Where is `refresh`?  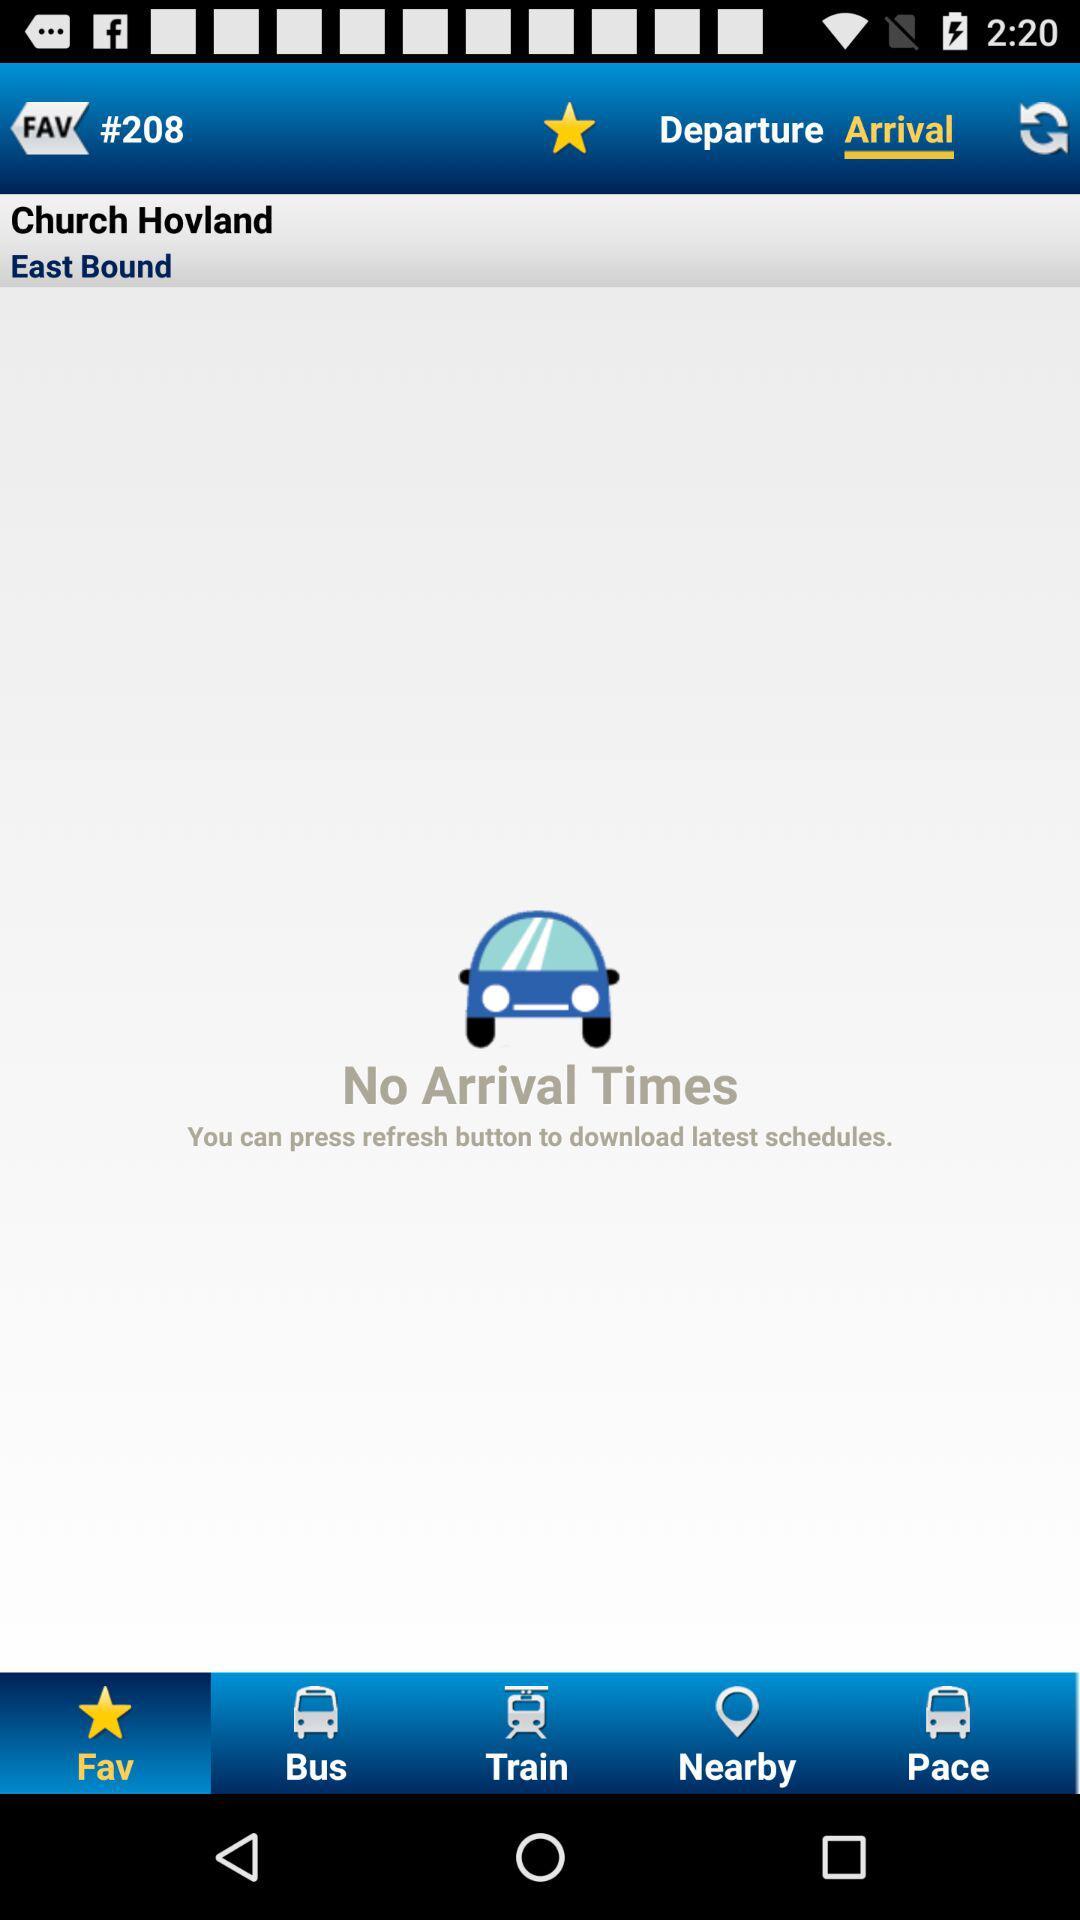
refresh is located at coordinates (1042, 127).